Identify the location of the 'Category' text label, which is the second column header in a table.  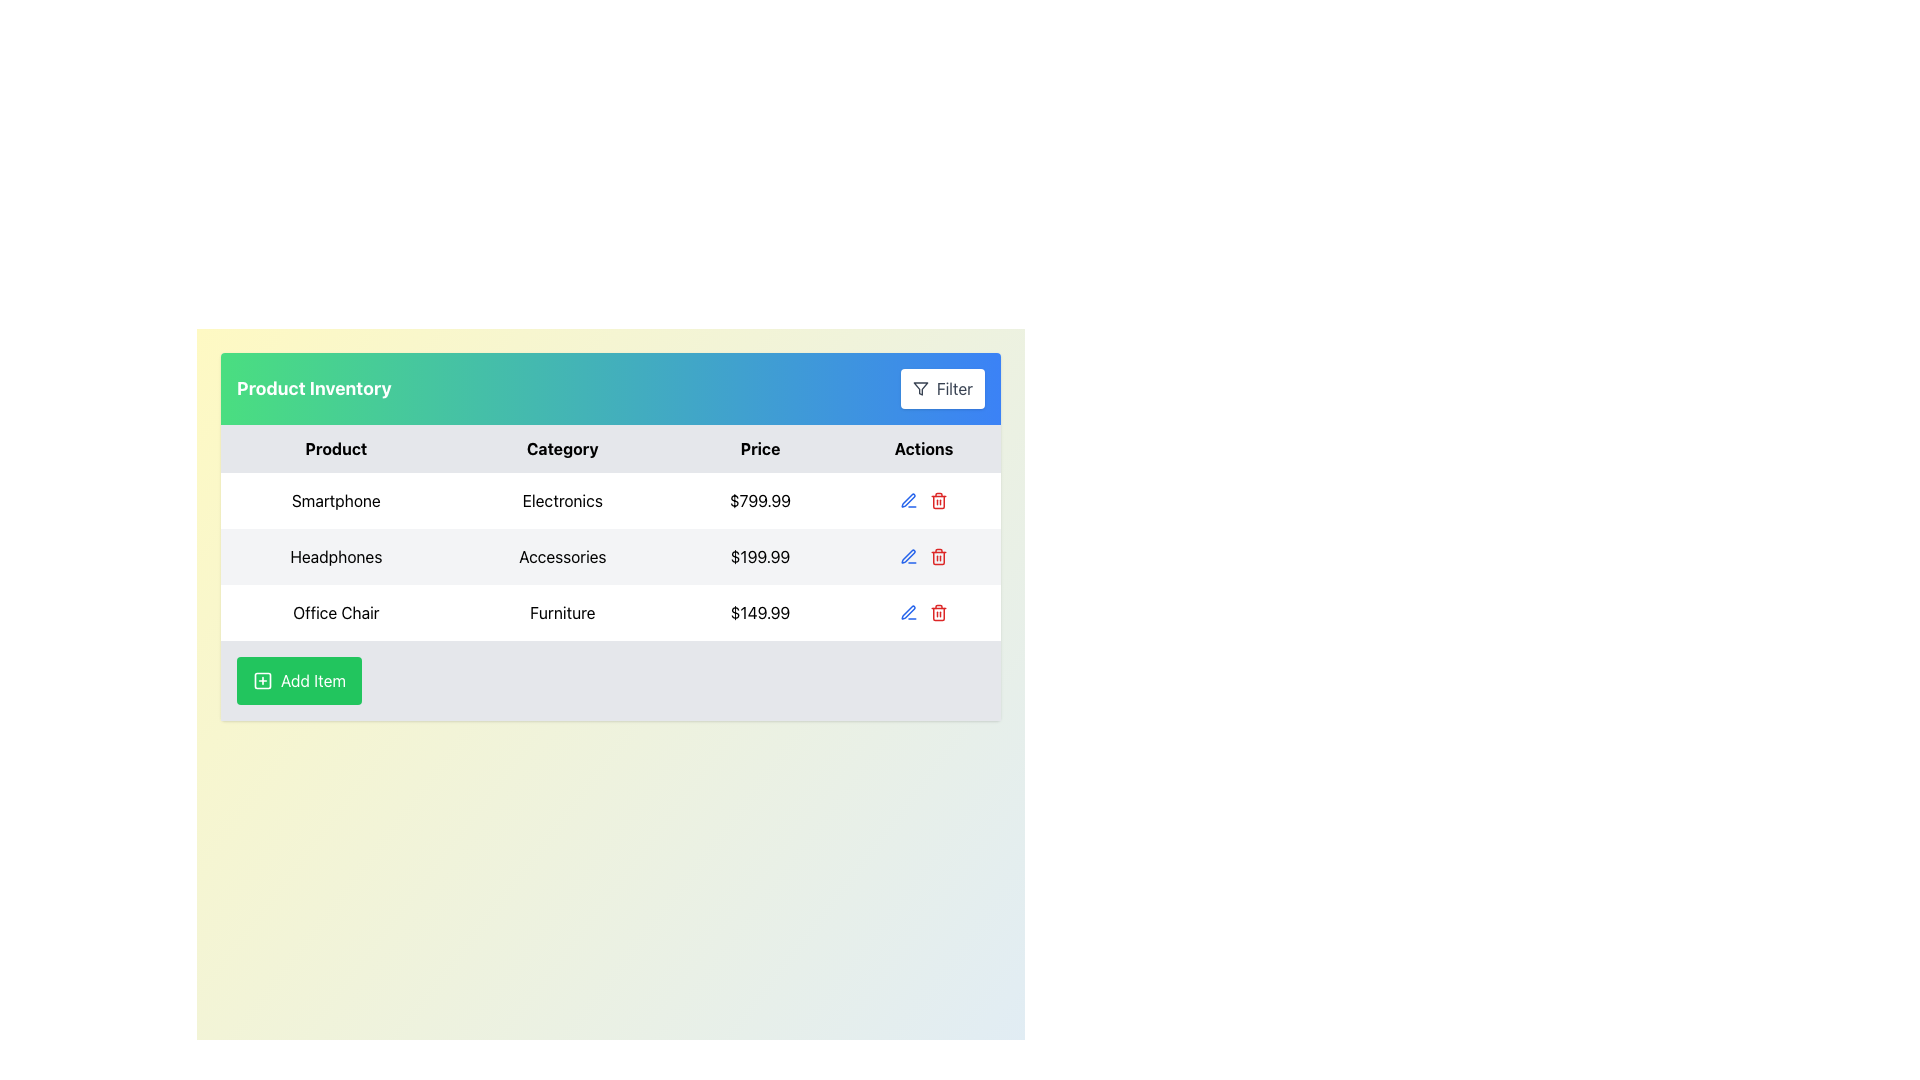
(561, 447).